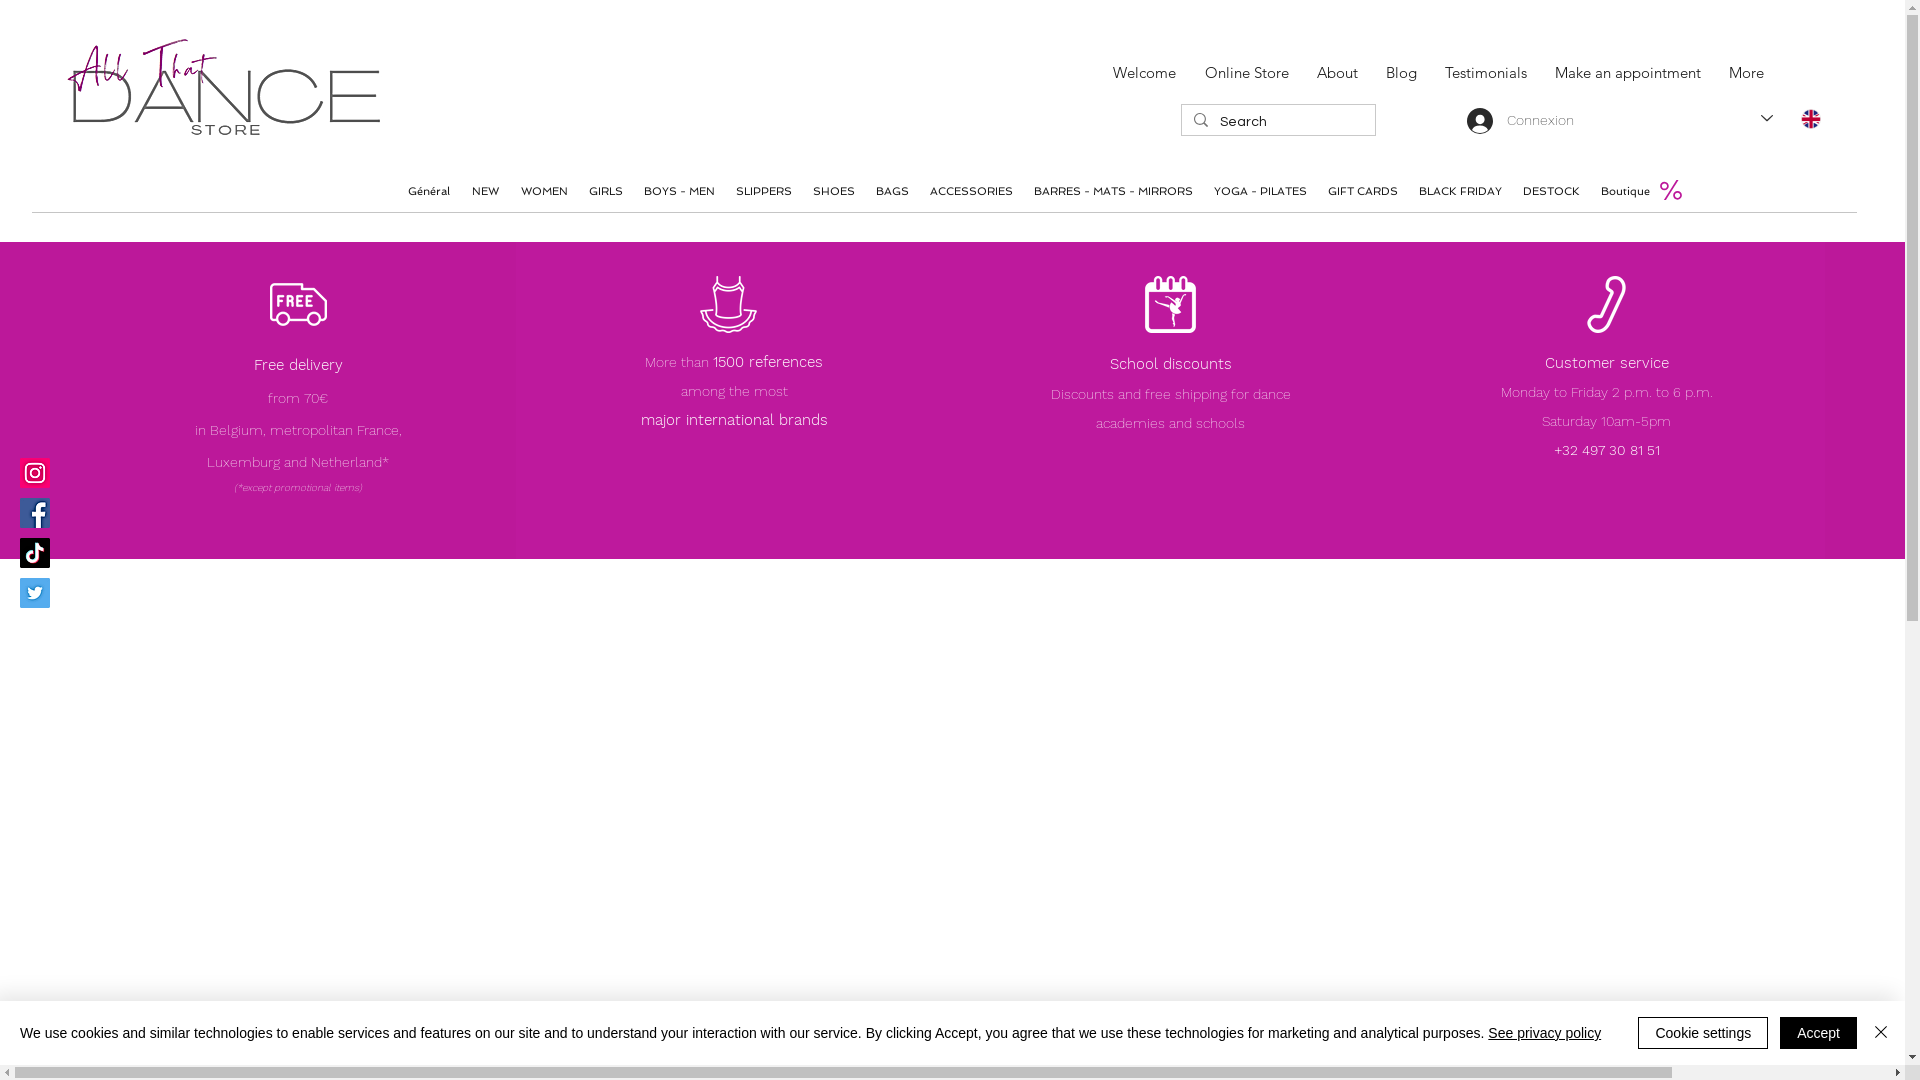 This screenshot has width=1920, height=1080. What do you see at coordinates (1543, 1033) in the screenshot?
I see `'See privacy policy'` at bounding box center [1543, 1033].